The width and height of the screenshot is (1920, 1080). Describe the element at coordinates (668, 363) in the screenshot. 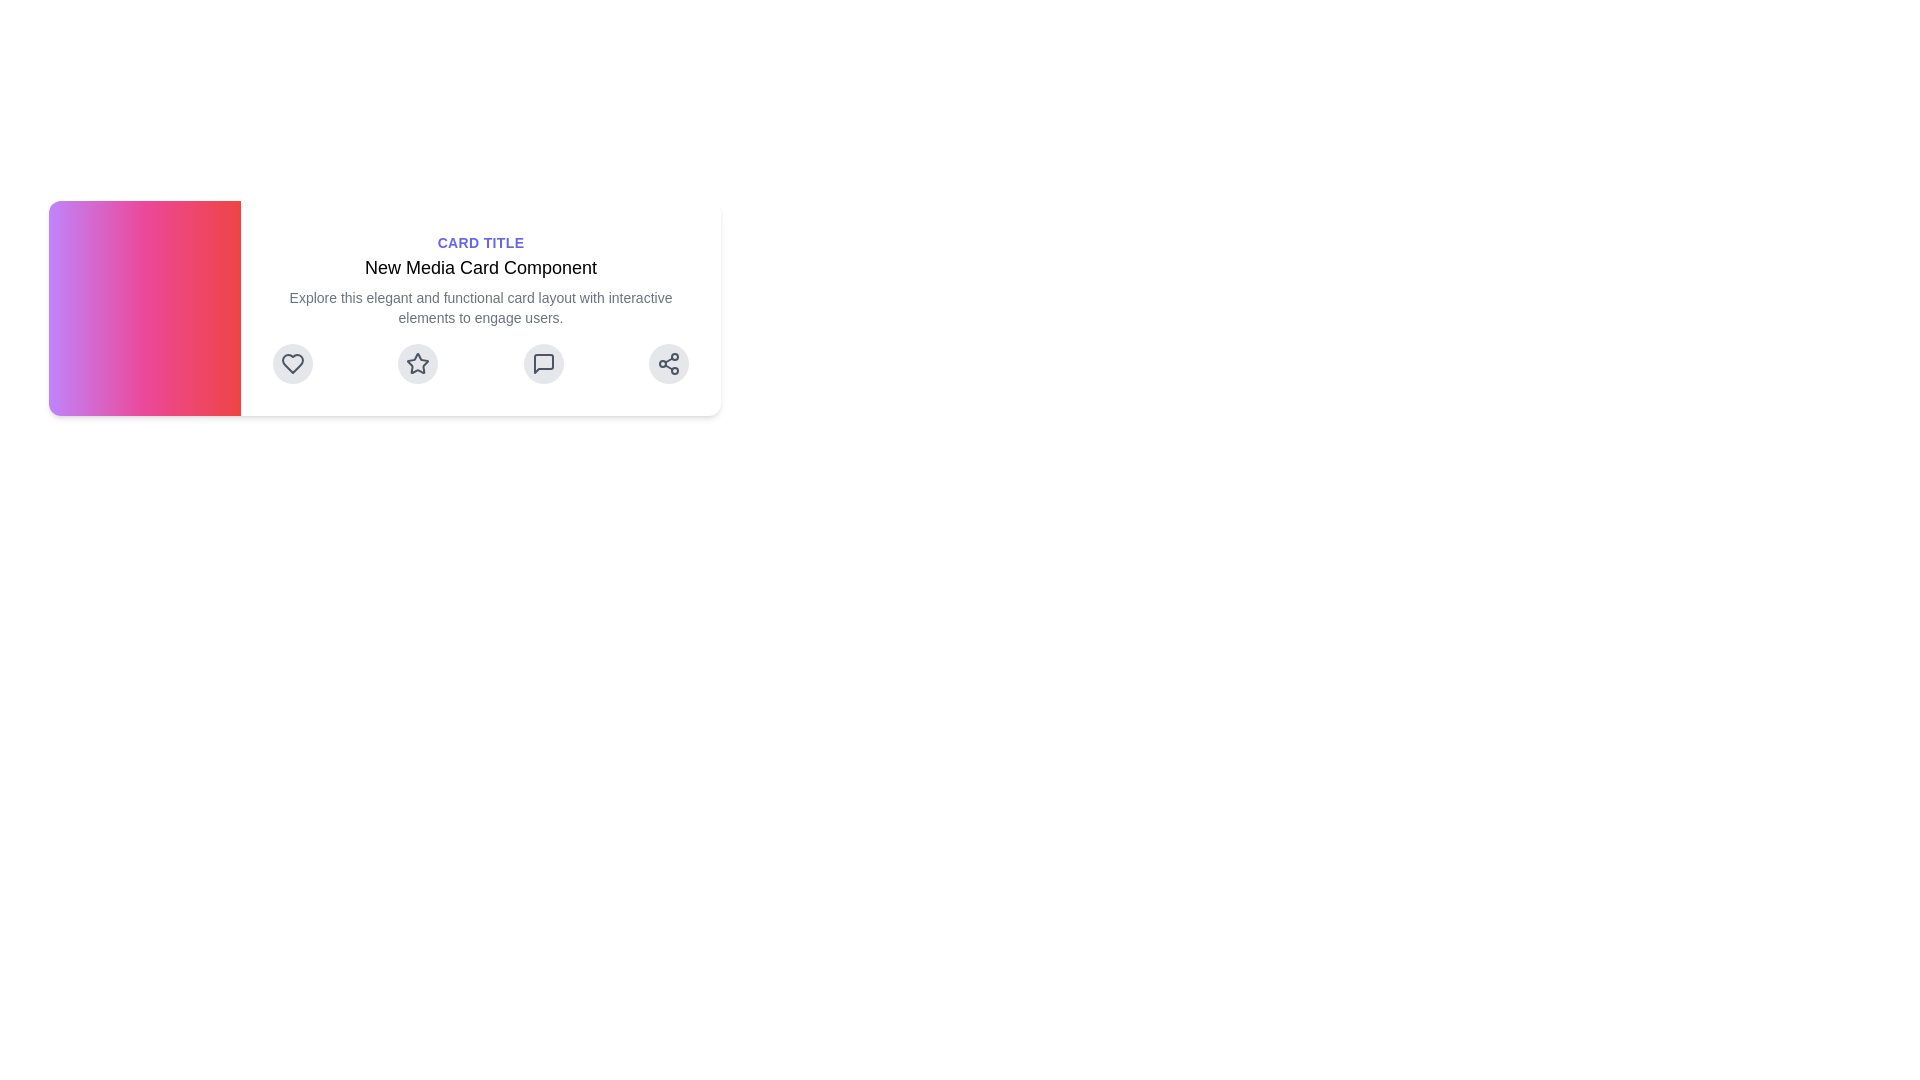

I see `the interactive share icon button, which is a circular button with a share symbol resembling three connected dots, located at the far-right end of the row of icons under the text content of the card` at that location.